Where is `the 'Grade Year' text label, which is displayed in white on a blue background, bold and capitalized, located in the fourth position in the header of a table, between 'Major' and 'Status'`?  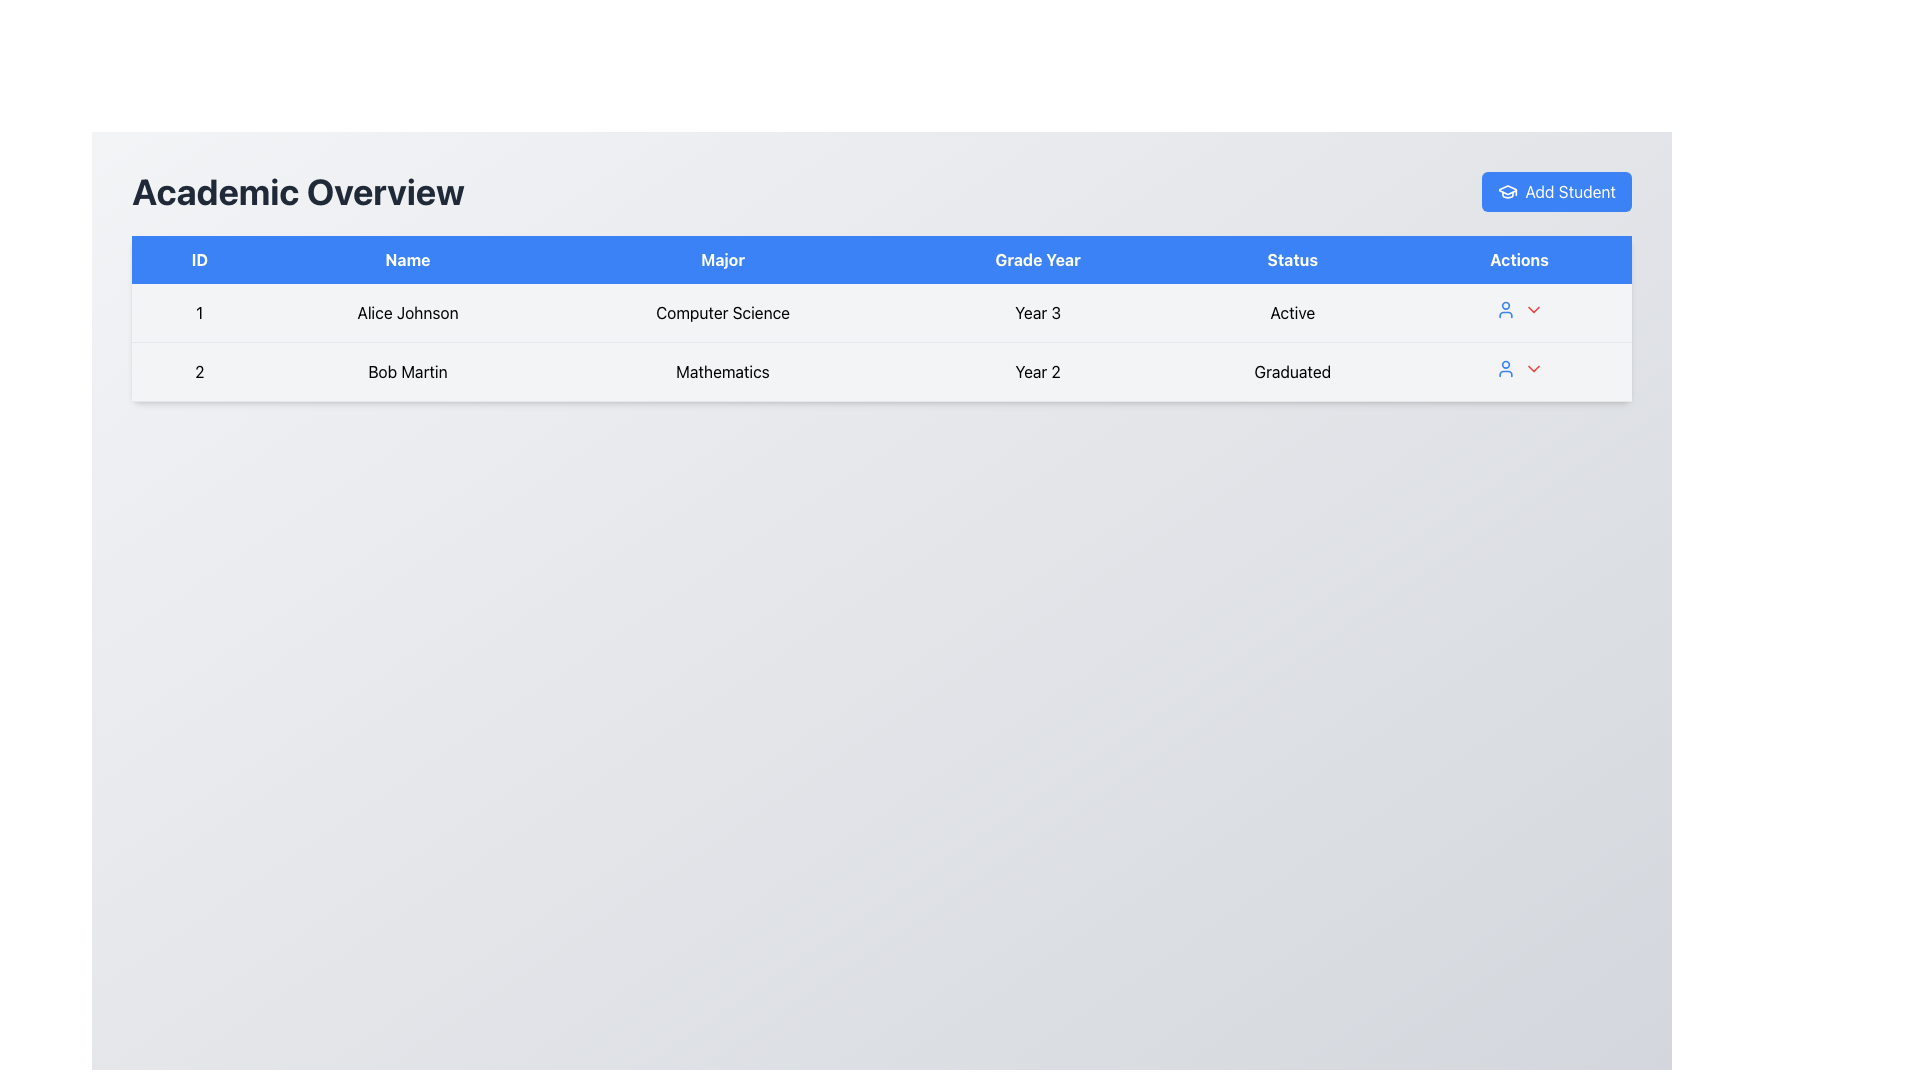 the 'Grade Year' text label, which is displayed in white on a blue background, bold and capitalized, located in the fourth position in the header of a table, between 'Major' and 'Status' is located at coordinates (1038, 258).